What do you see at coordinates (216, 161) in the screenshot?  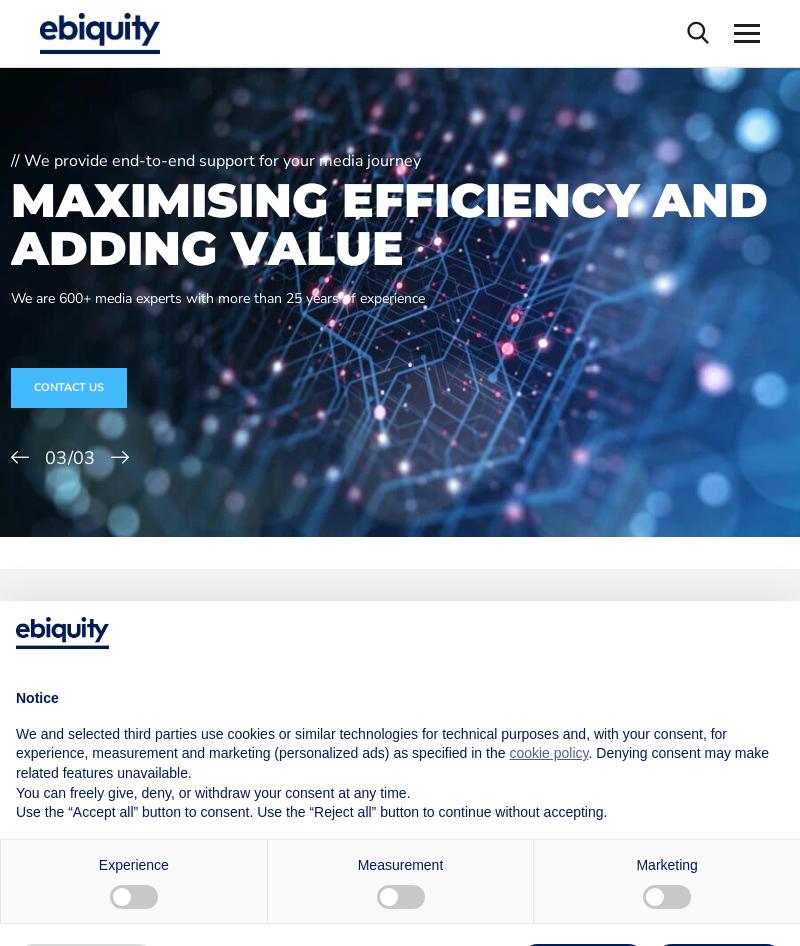 I see `'// We provide end-to-end support for your media journey'` at bounding box center [216, 161].